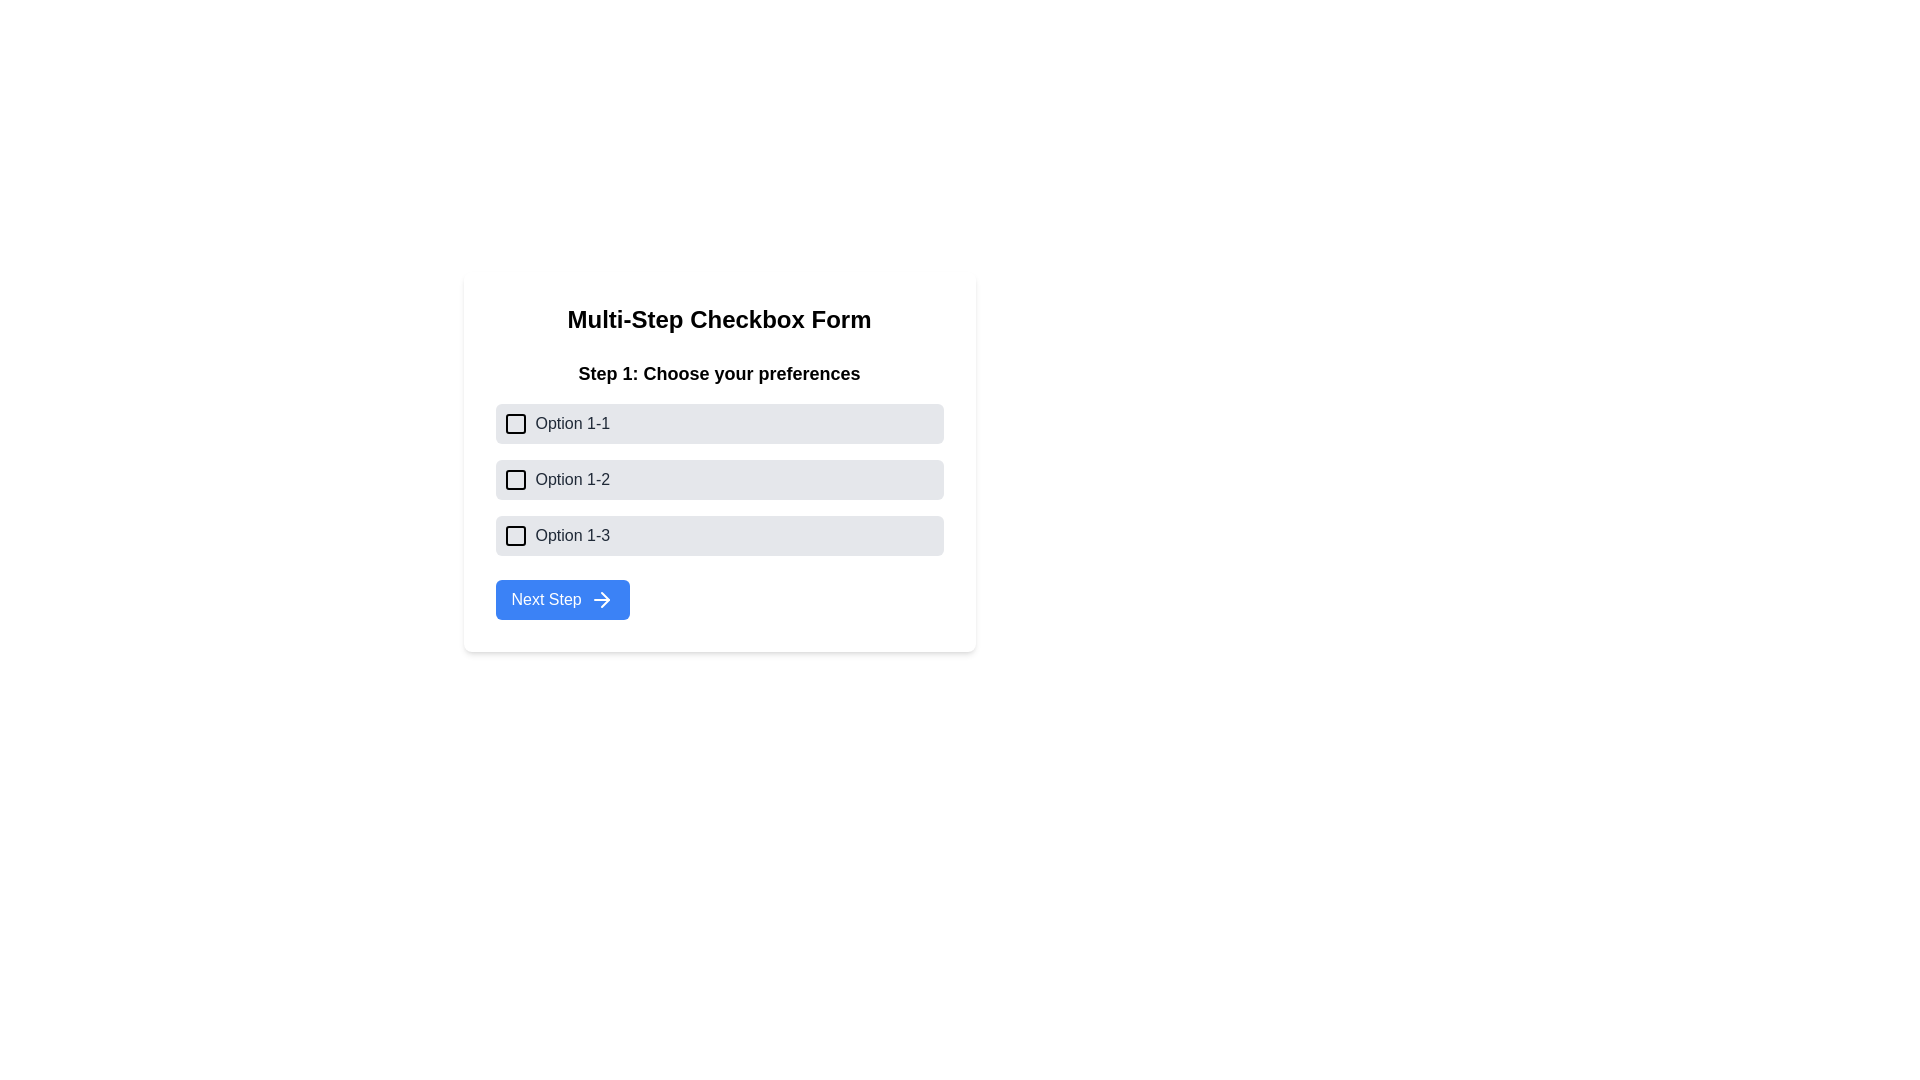 Image resolution: width=1920 pixels, height=1080 pixels. Describe the element at coordinates (515, 423) in the screenshot. I see `the checkbox icon with a black border and gray filling located to the left of the text 'Option 1-1'` at that location.